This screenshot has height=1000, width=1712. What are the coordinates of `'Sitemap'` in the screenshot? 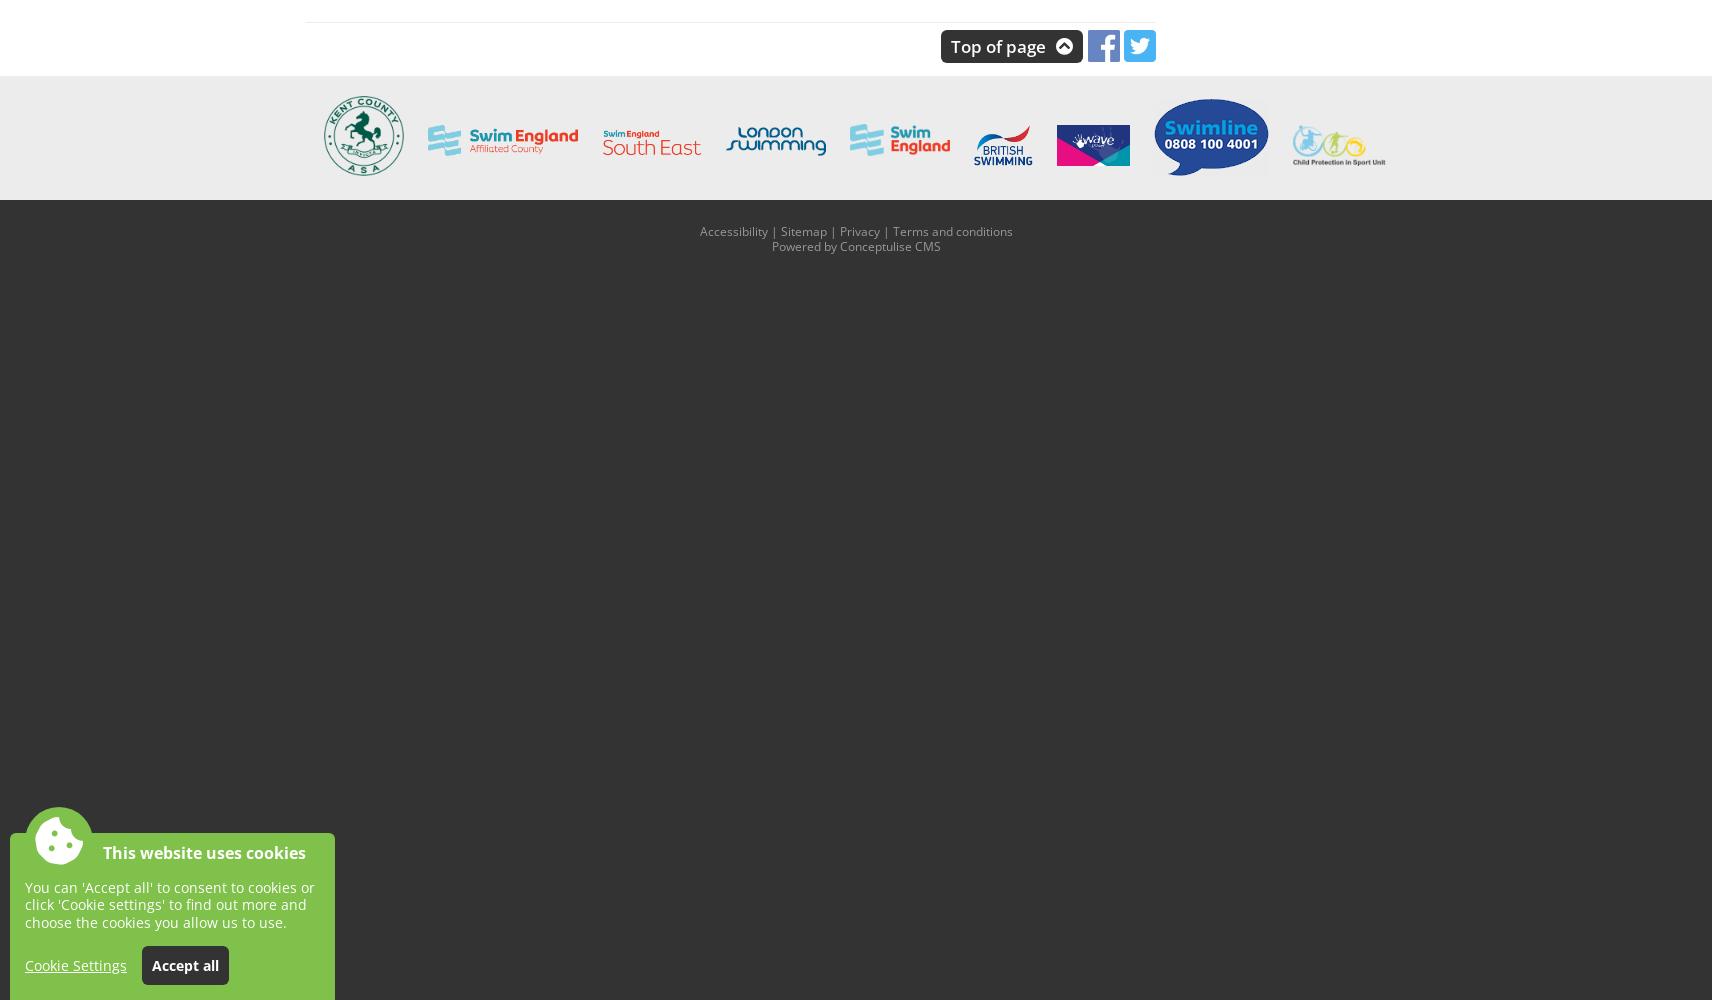 It's located at (802, 229).